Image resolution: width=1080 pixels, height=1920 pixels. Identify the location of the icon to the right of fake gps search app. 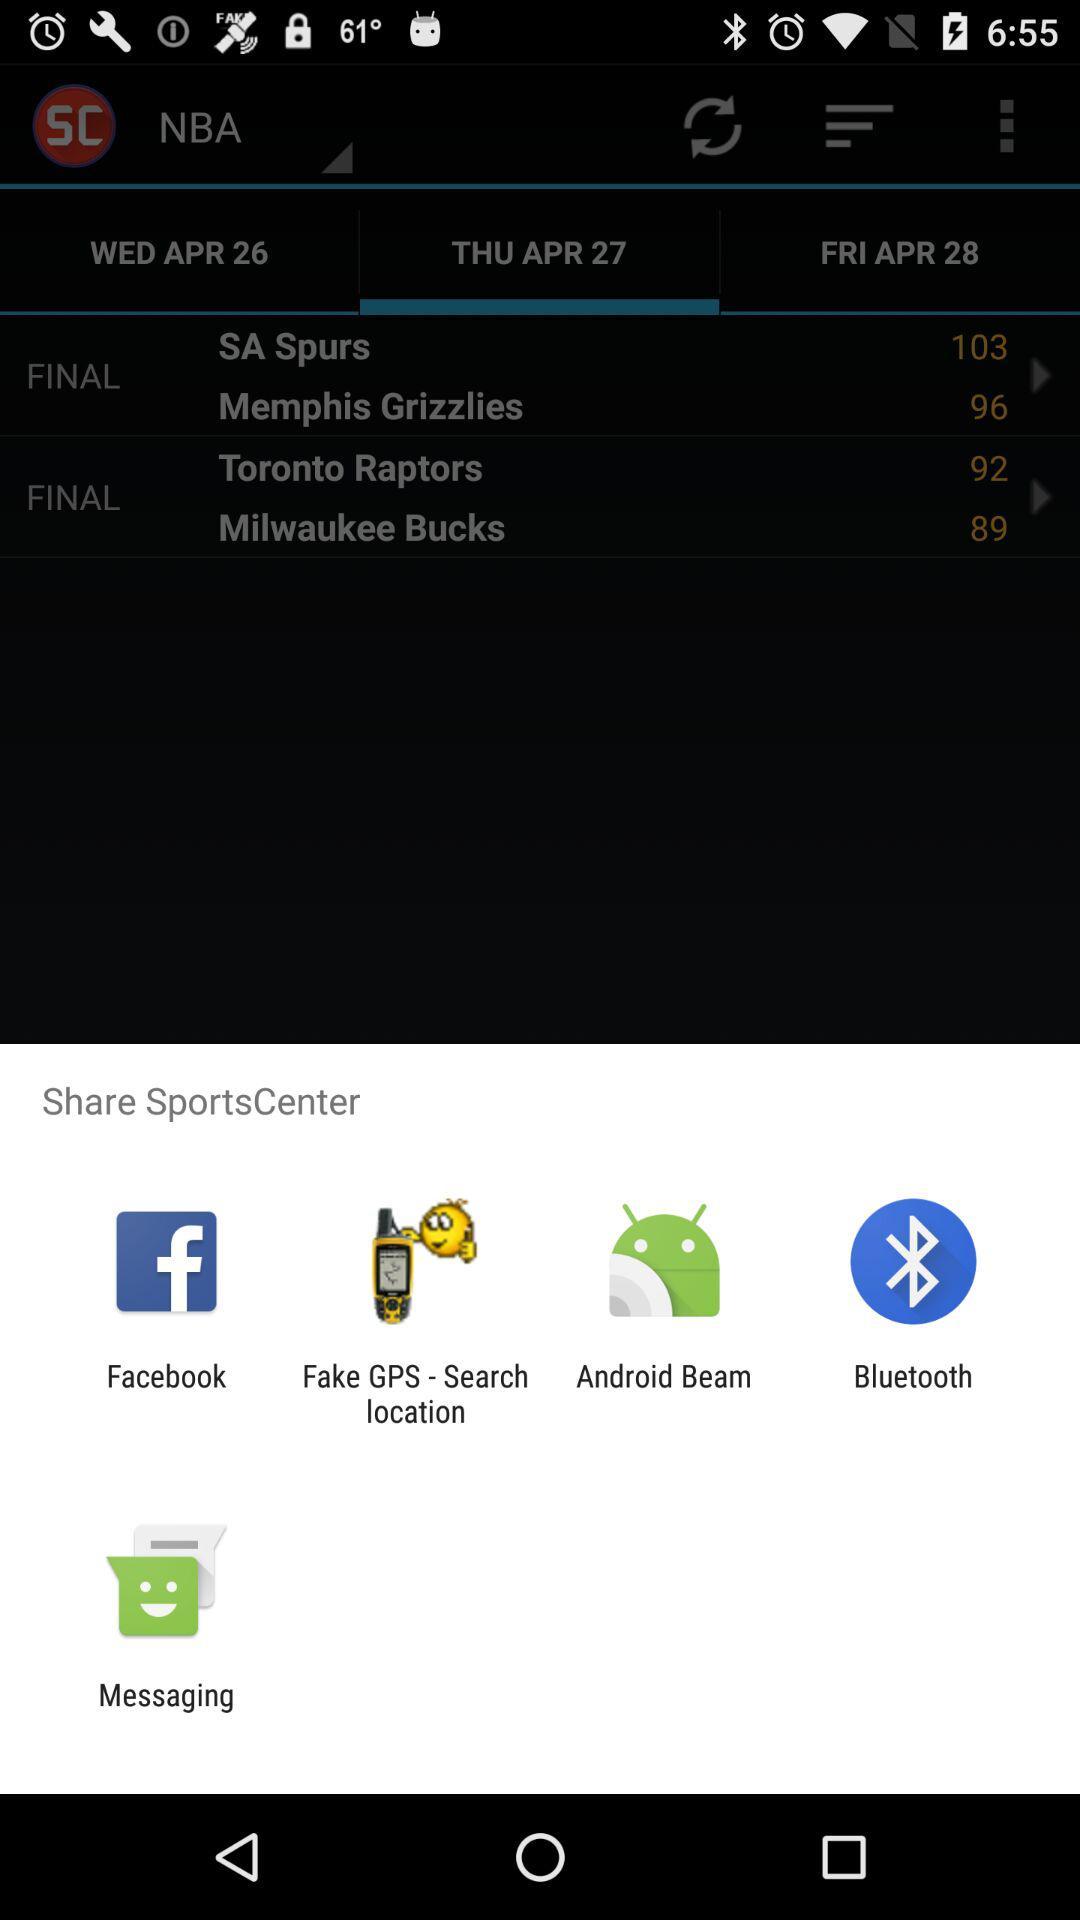
(664, 1392).